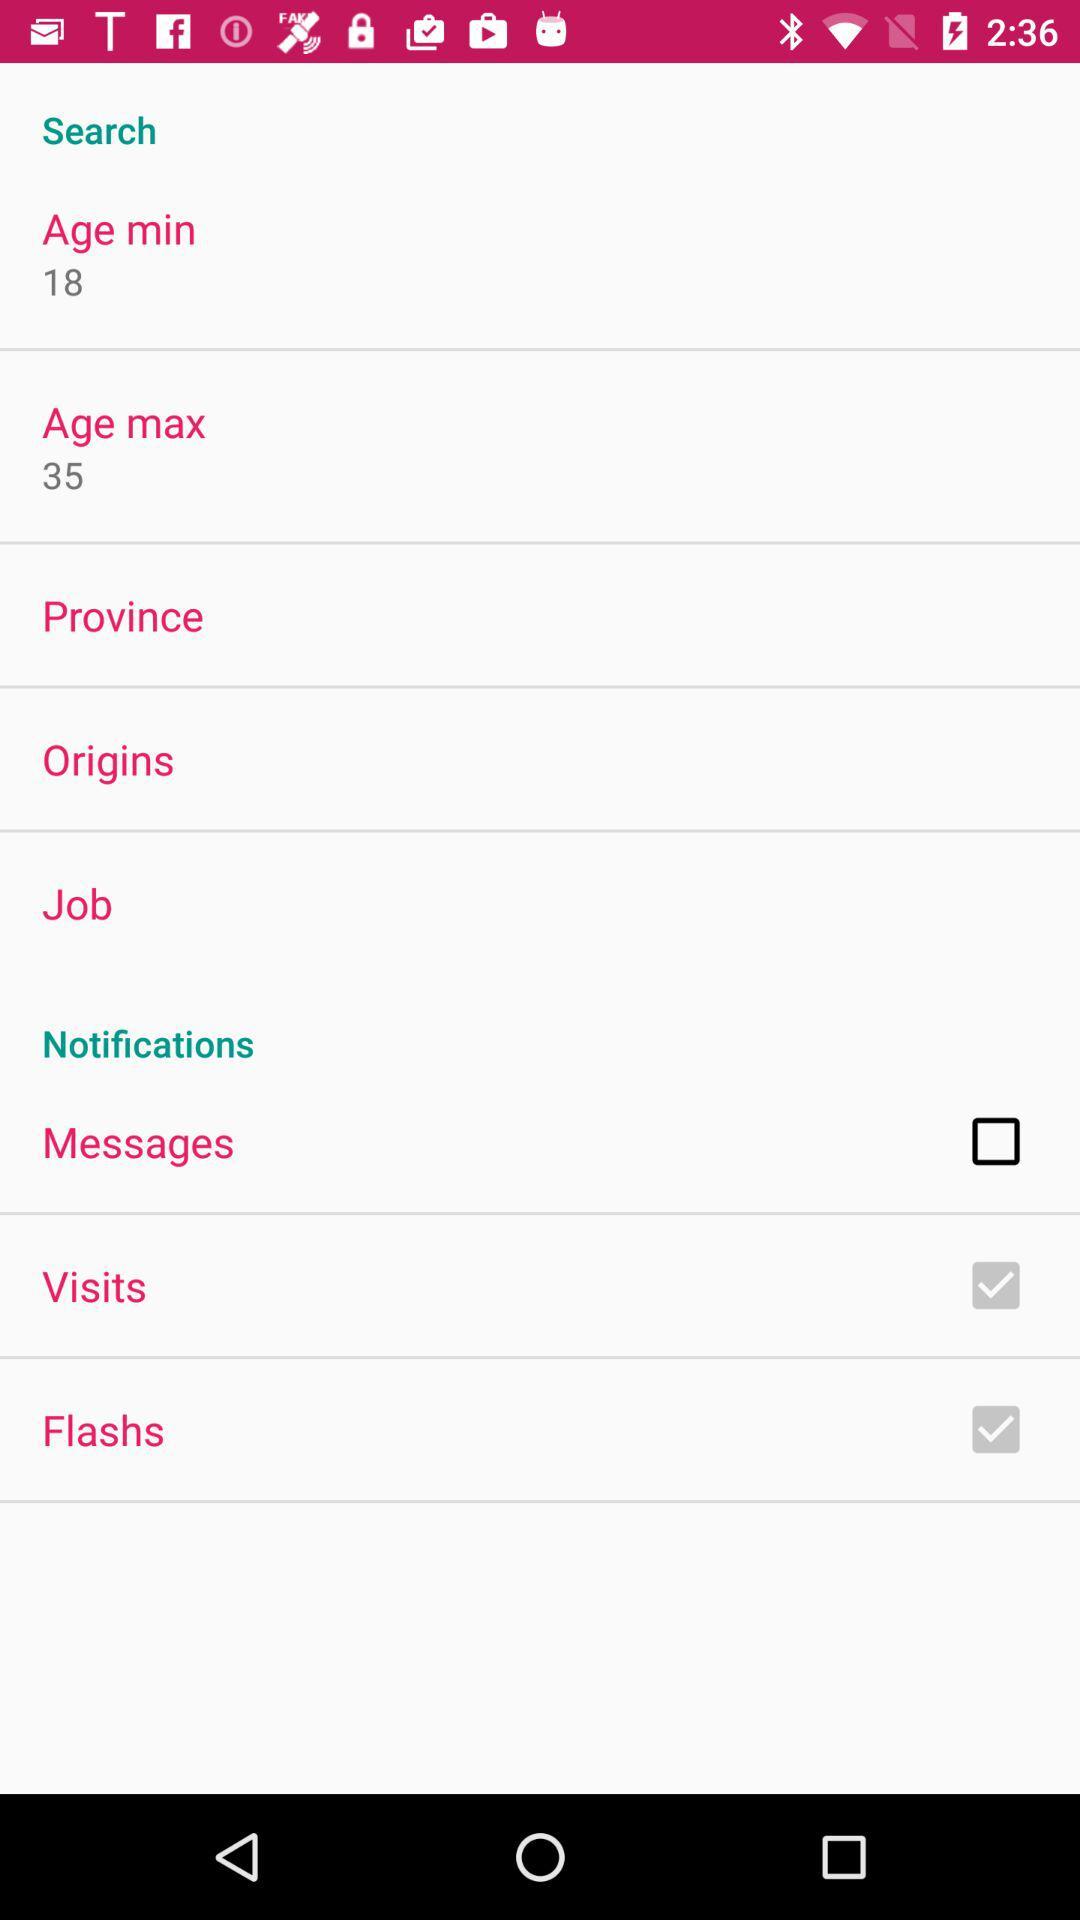  What do you see at coordinates (124, 420) in the screenshot?
I see `age max app` at bounding box center [124, 420].